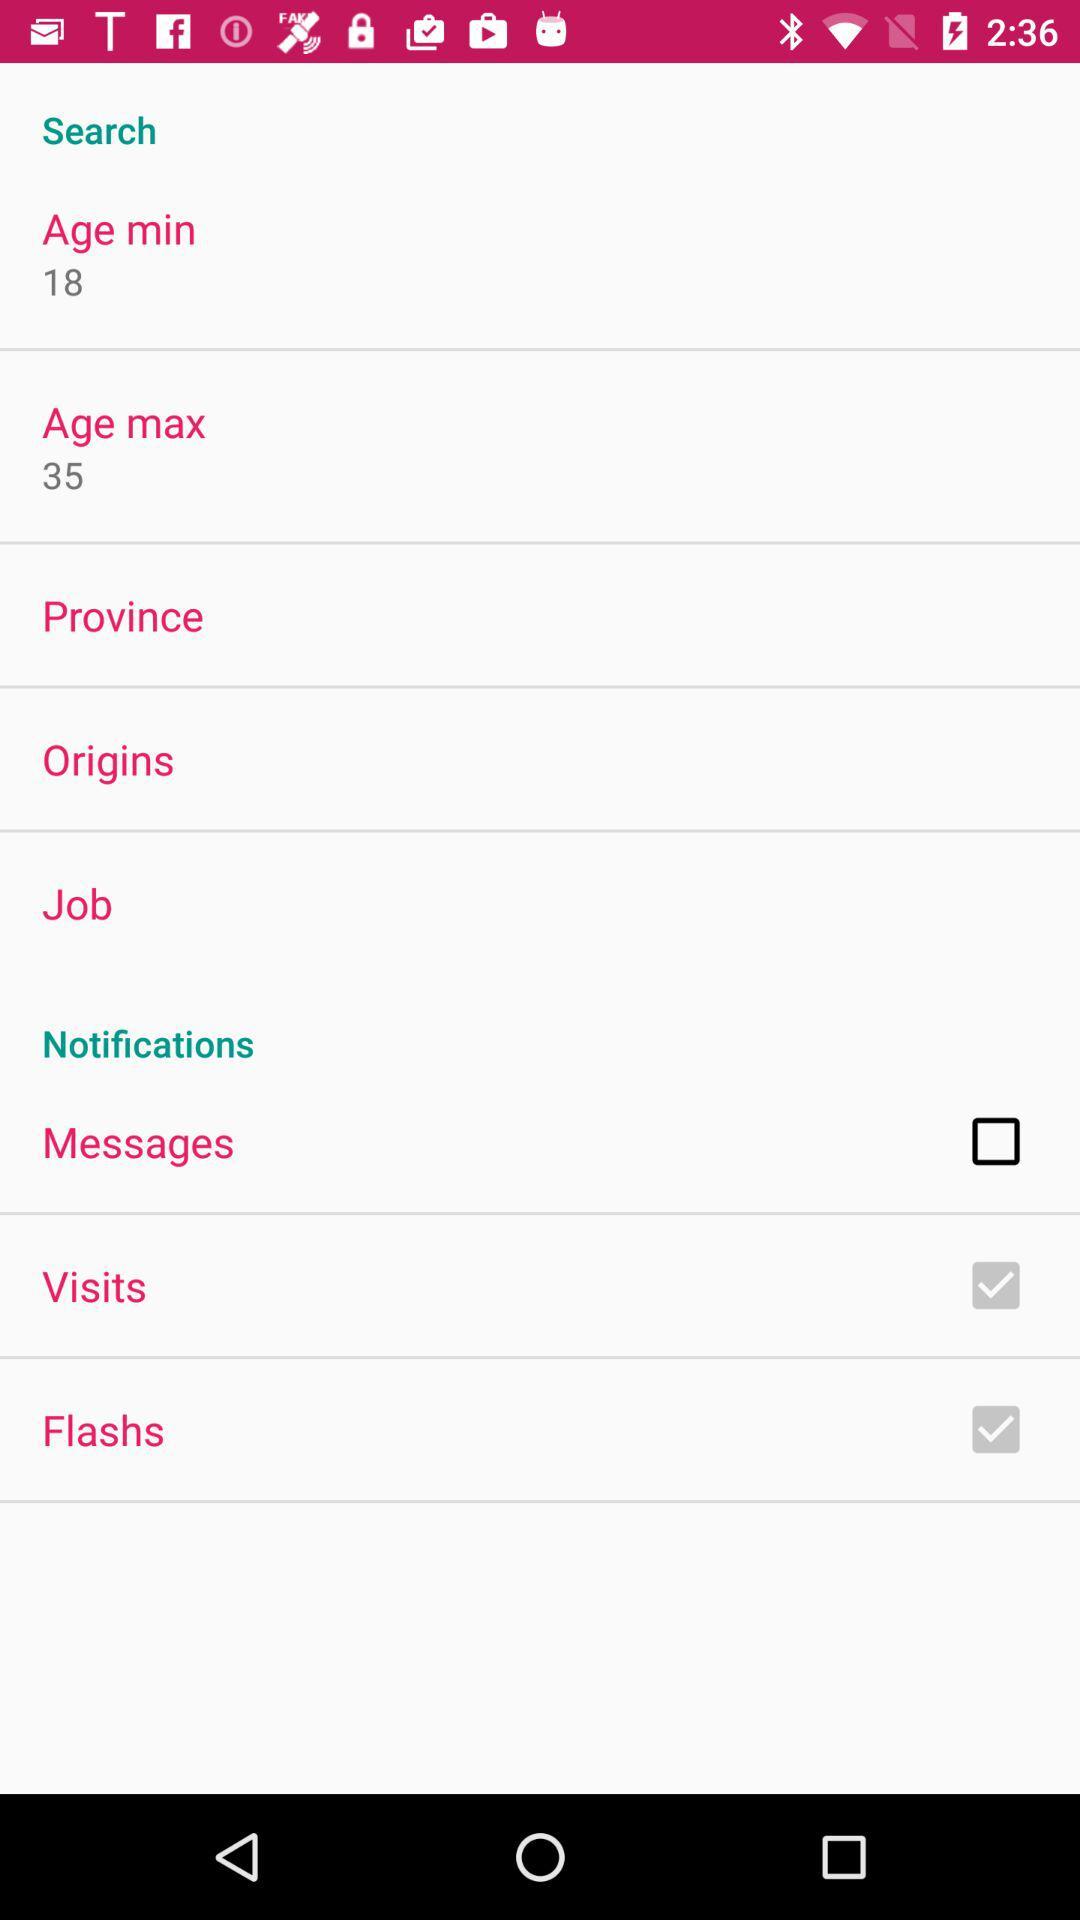  What do you see at coordinates (124, 420) in the screenshot?
I see `age max app` at bounding box center [124, 420].